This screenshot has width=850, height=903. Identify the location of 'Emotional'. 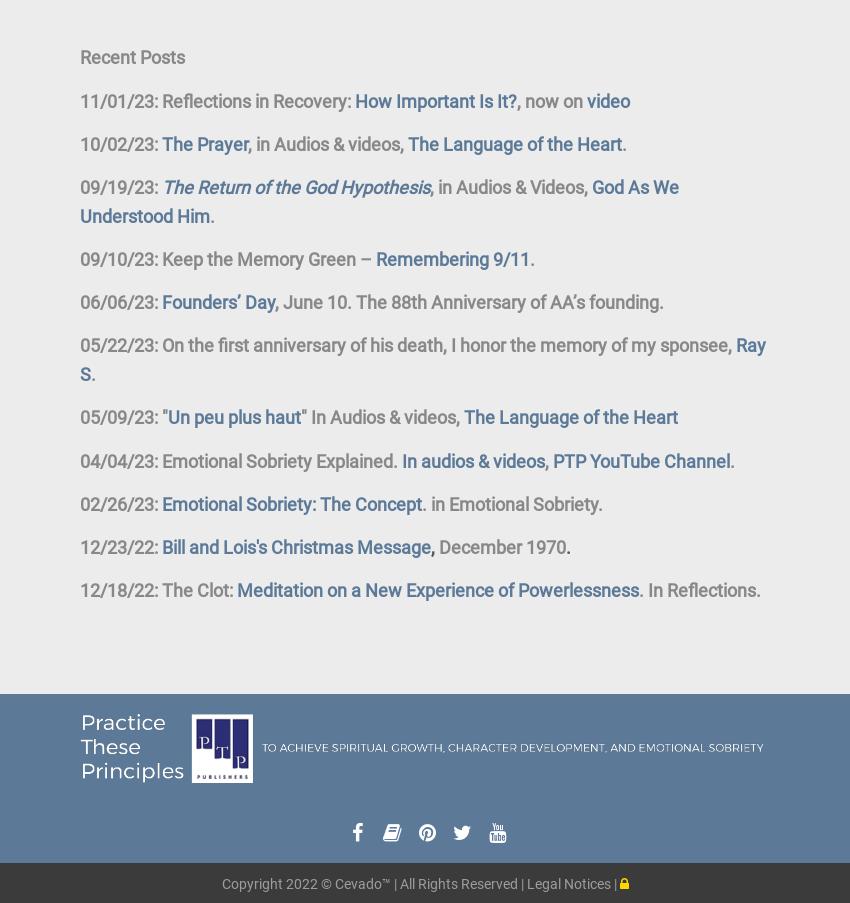
(489, 503).